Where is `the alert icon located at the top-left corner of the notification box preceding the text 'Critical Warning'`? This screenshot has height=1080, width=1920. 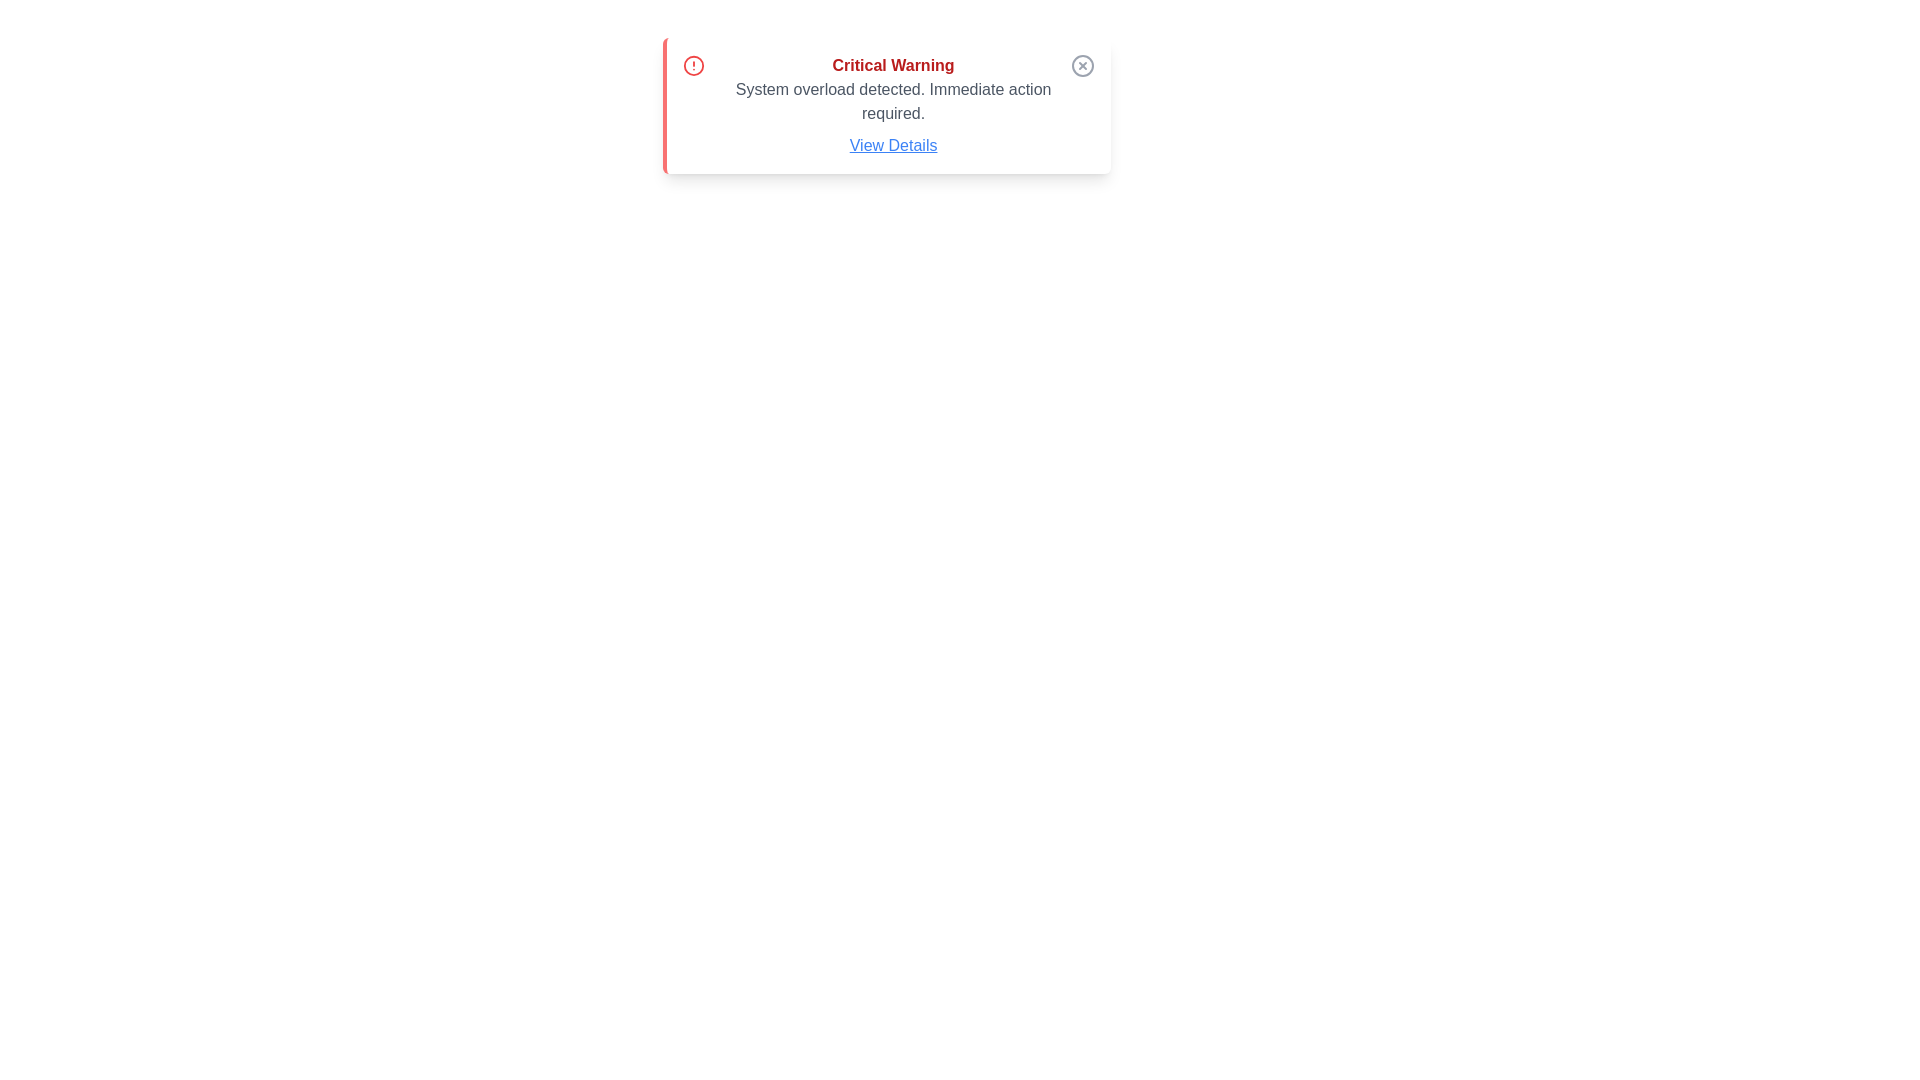 the alert icon located at the top-left corner of the notification box preceding the text 'Critical Warning' is located at coordinates (693, 64).